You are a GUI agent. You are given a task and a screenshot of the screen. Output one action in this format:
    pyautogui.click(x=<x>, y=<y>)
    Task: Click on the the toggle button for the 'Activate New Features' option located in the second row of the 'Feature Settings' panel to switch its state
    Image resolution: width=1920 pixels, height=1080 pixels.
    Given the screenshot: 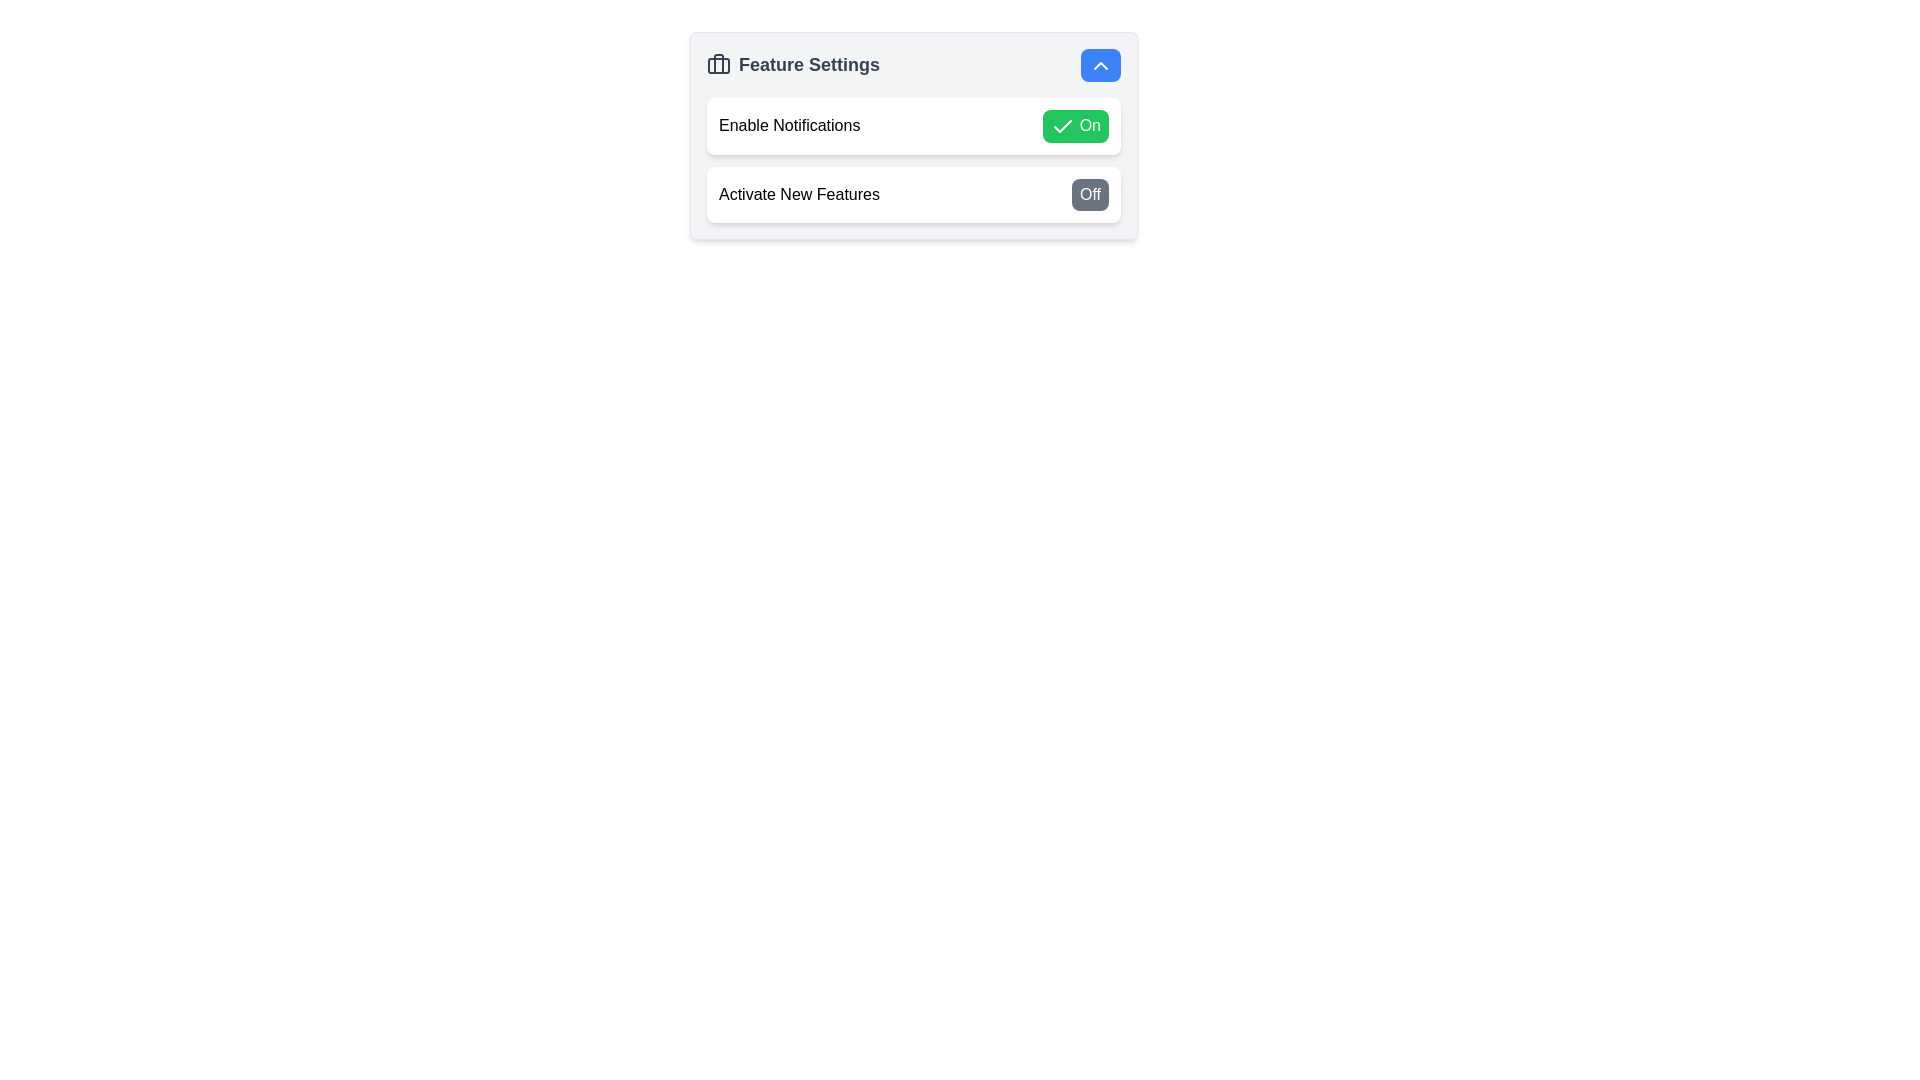 What is the action you would take?
    pyautogui.click(x=912, y=193)
    